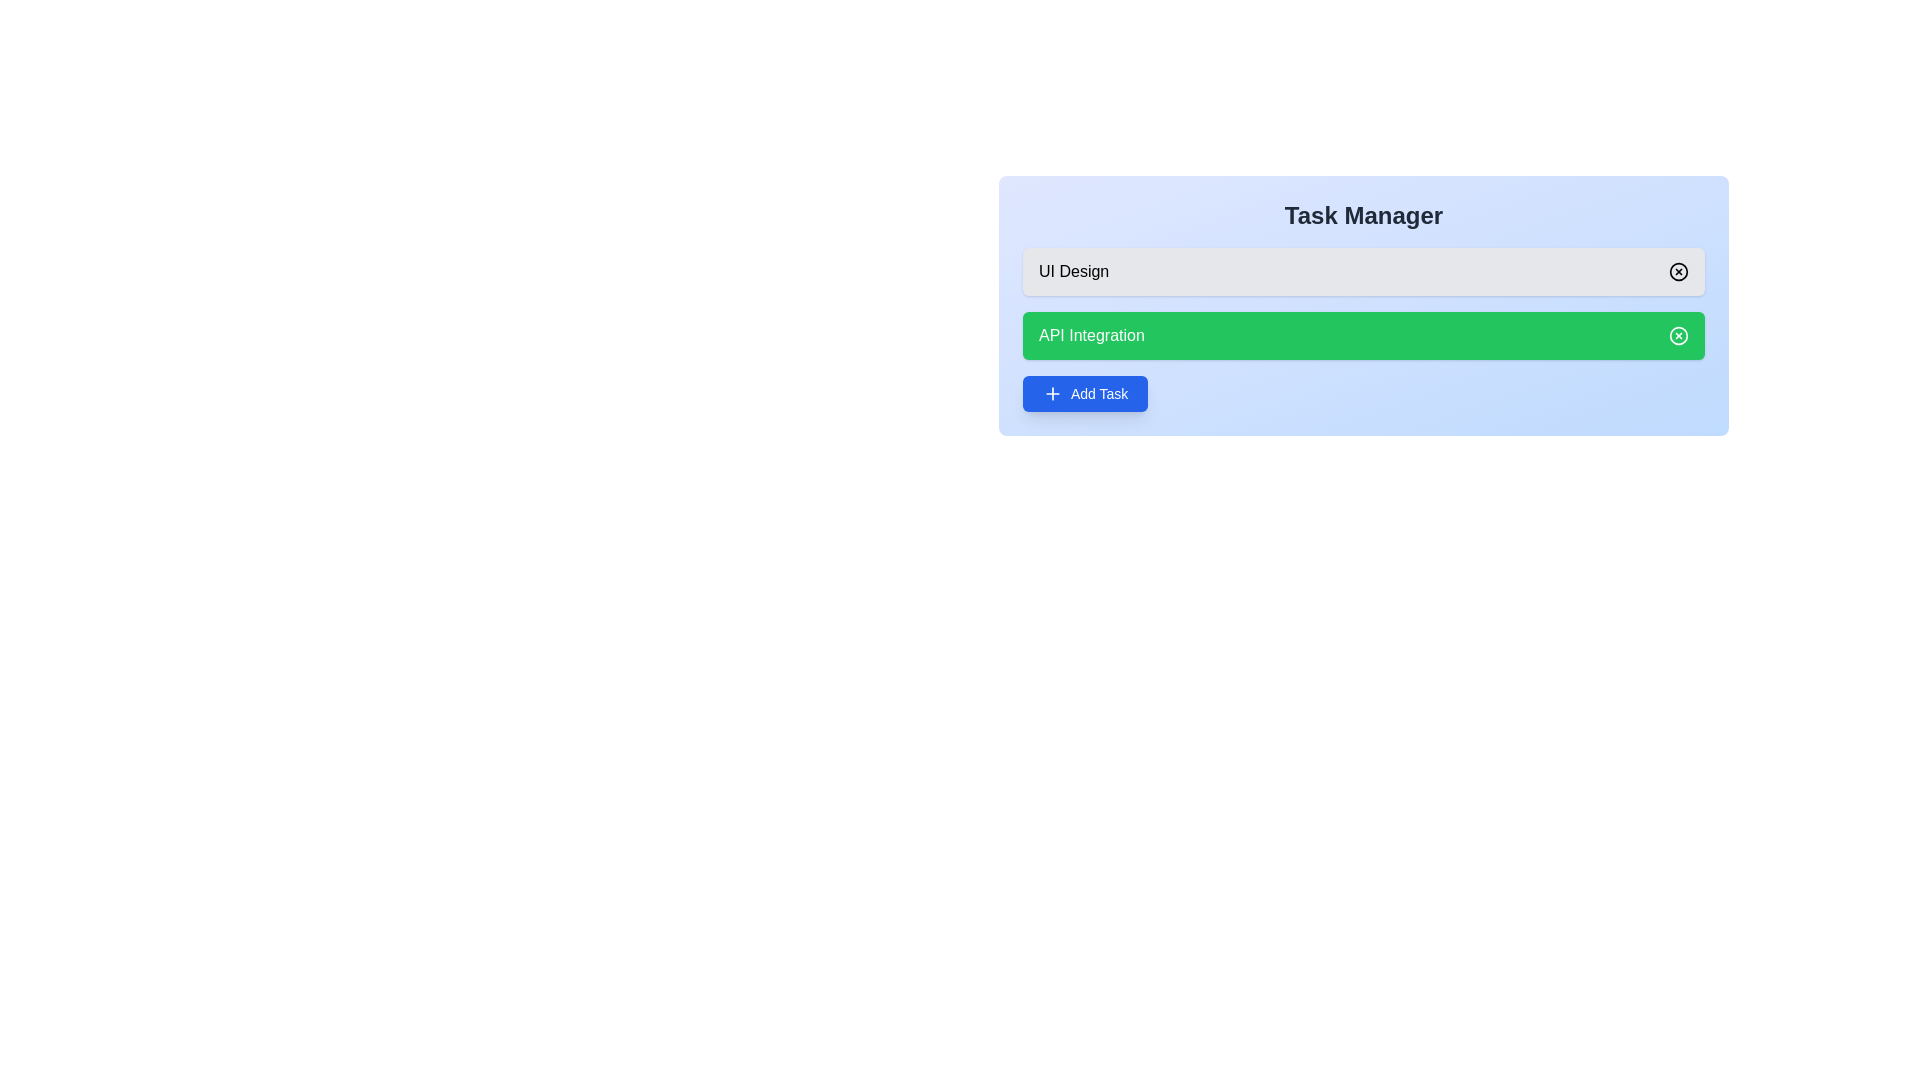 The width and height of the screenshot is (1920, 1080). Describe the element at coordinates (1084, 393) in the screenshot. I see `the 'Add Task' button to add a new task` at that location.